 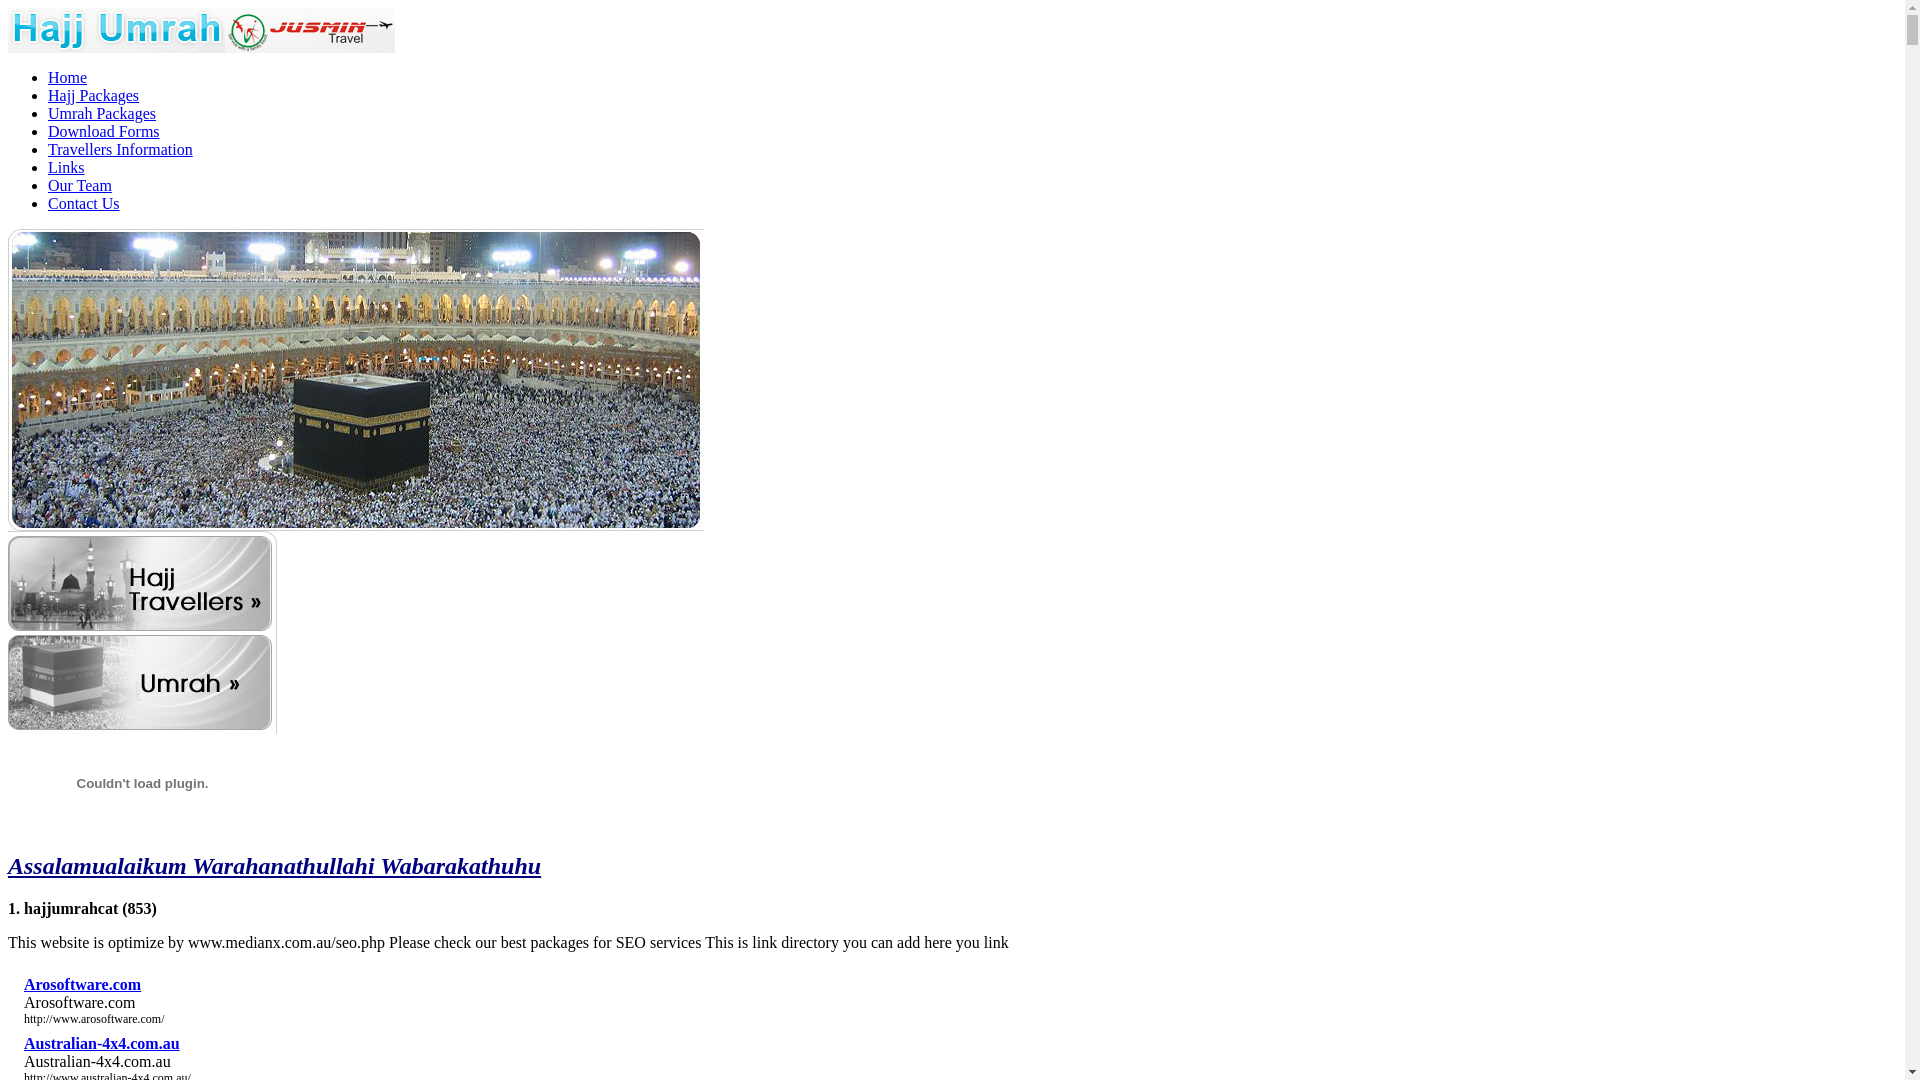 What do you see at coordinates (81, 983) in the screenshot?
I see `'Arosoftware.com'` at bounding box center [81, 983].